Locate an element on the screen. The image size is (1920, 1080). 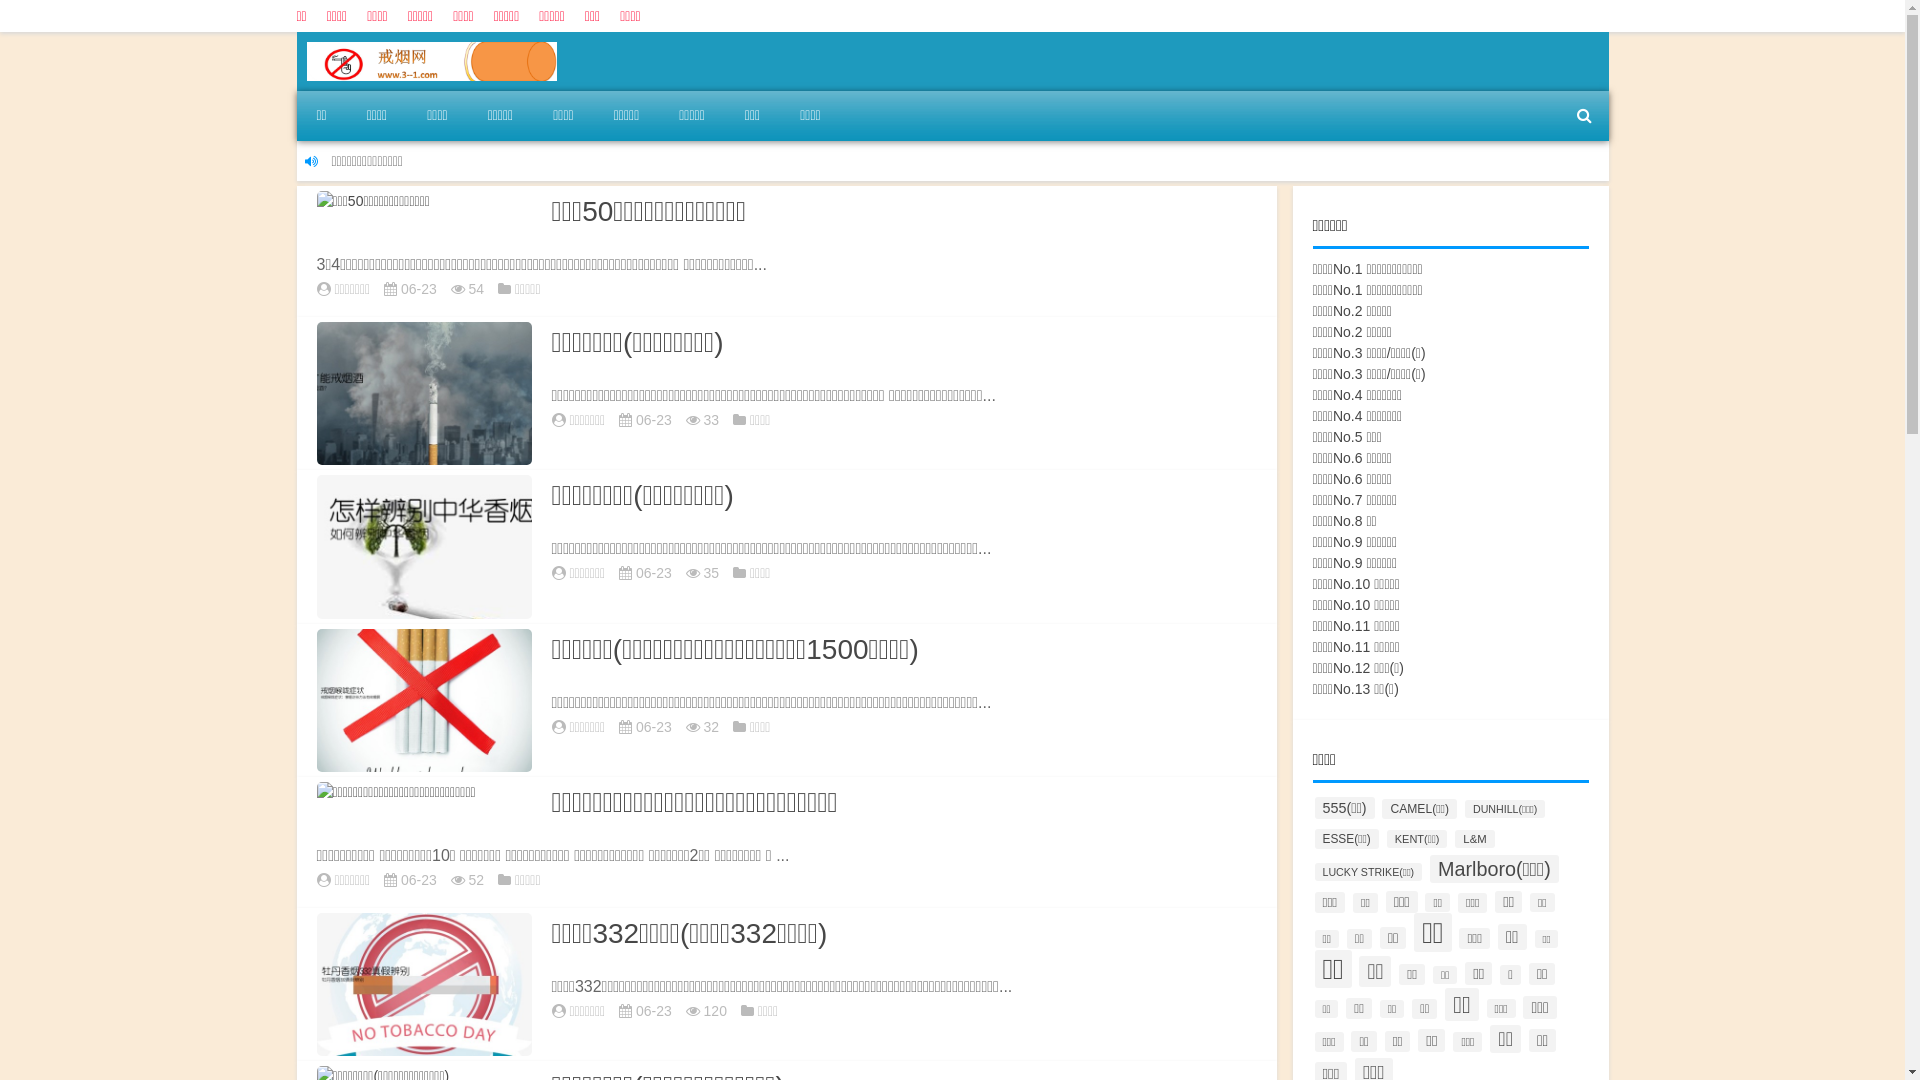
'L&M' is located at coordinates (1474, 839).